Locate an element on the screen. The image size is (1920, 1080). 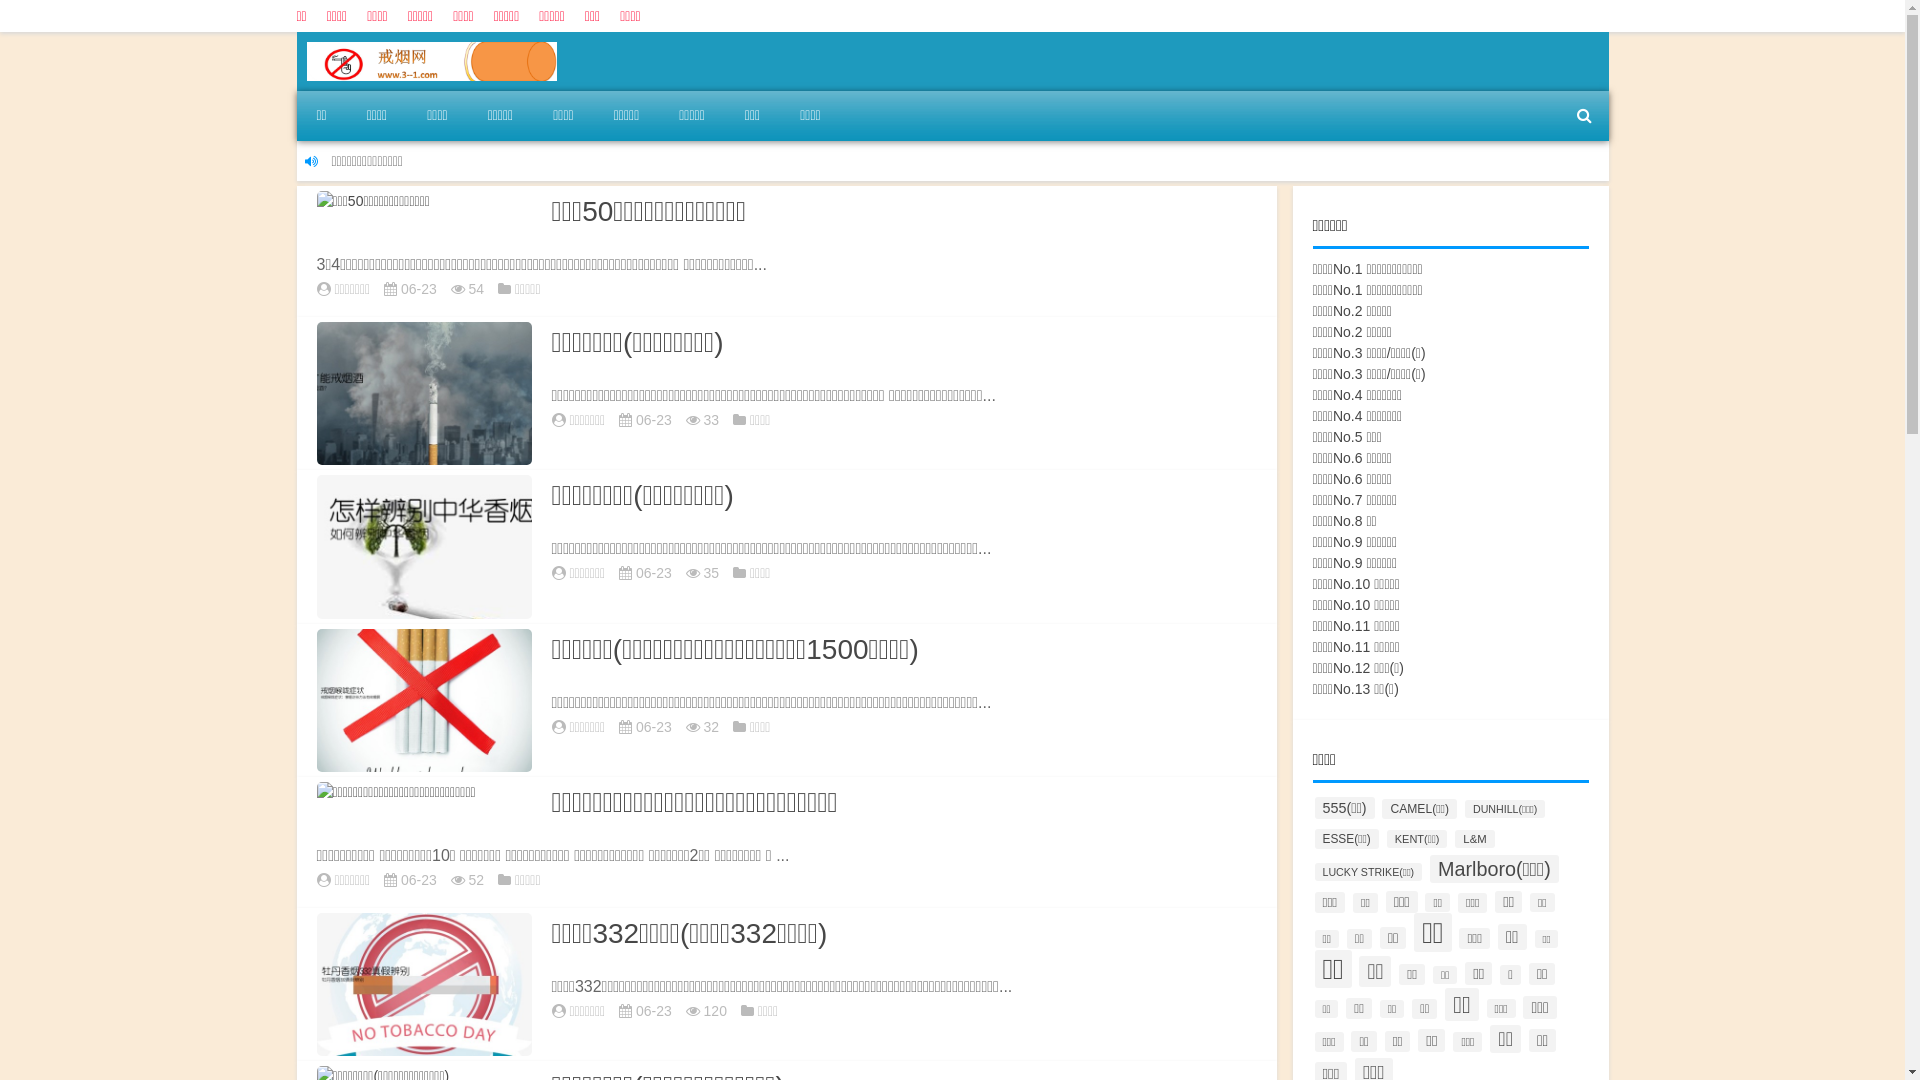
'L&M' is located at coordinates (1474, 839).